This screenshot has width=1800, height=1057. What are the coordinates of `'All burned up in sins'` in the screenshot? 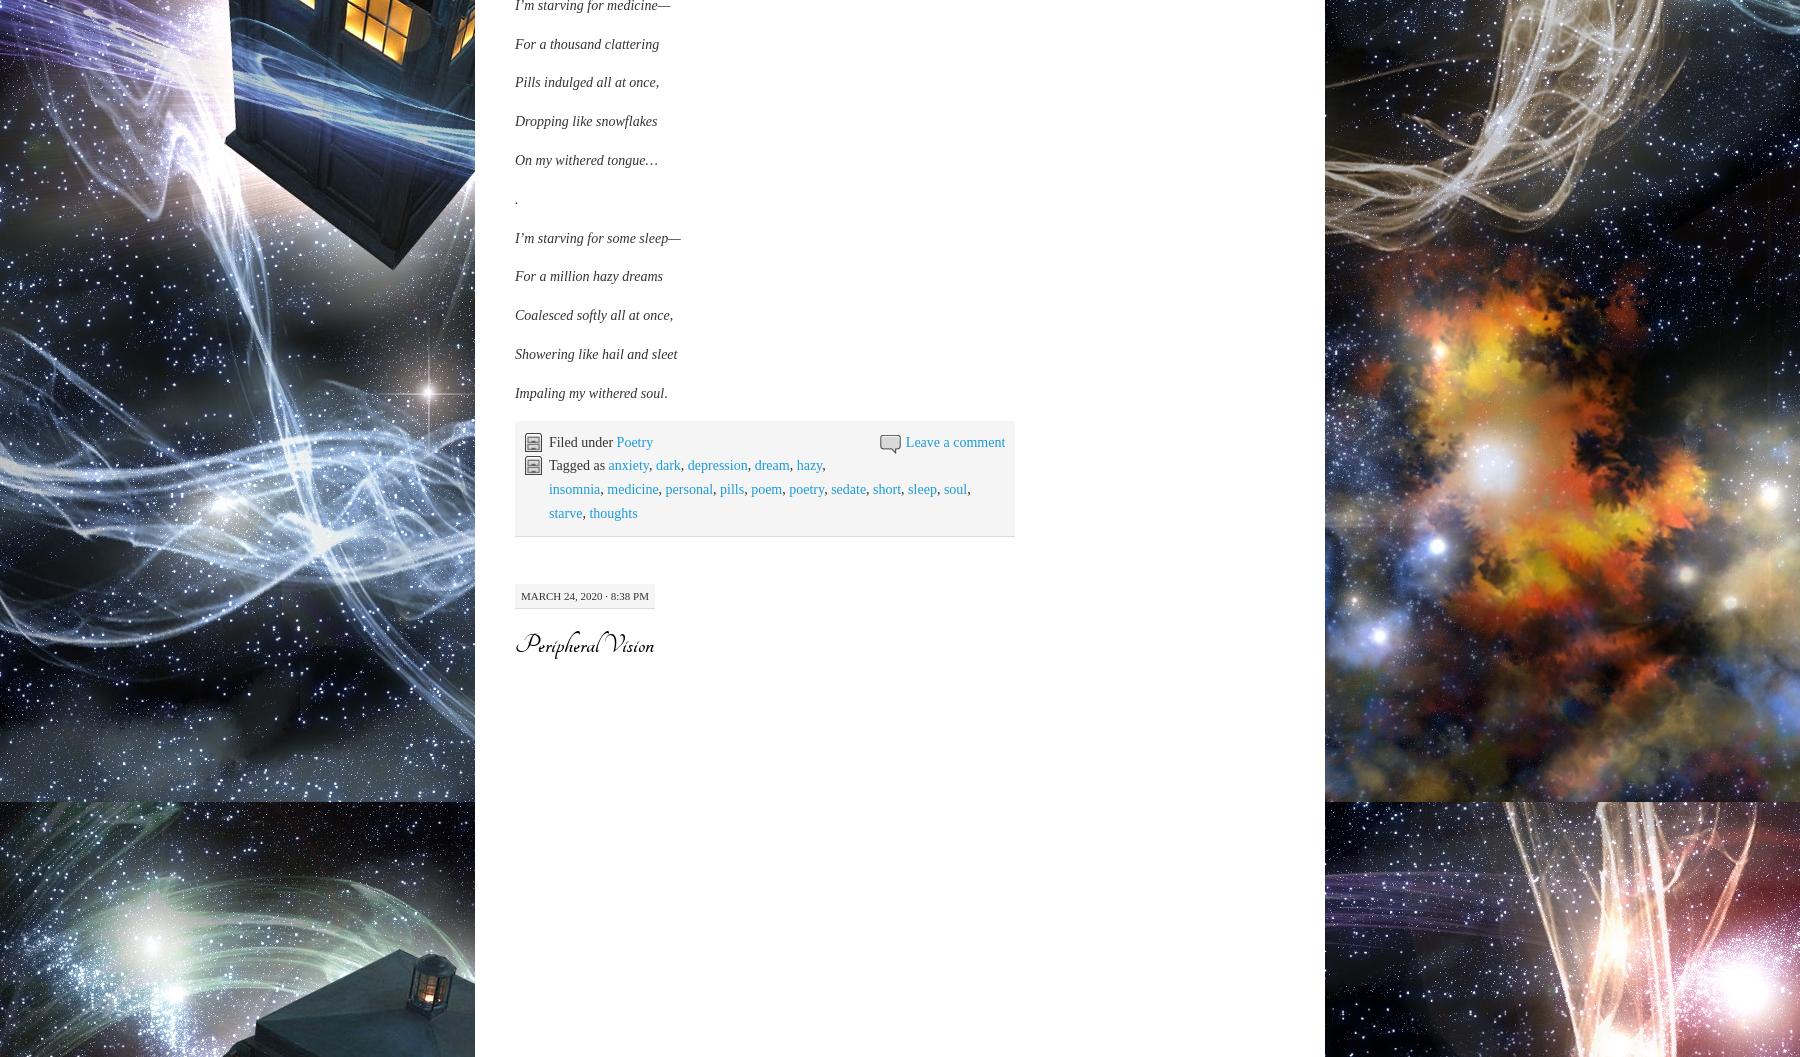 It's located at (572, 771).